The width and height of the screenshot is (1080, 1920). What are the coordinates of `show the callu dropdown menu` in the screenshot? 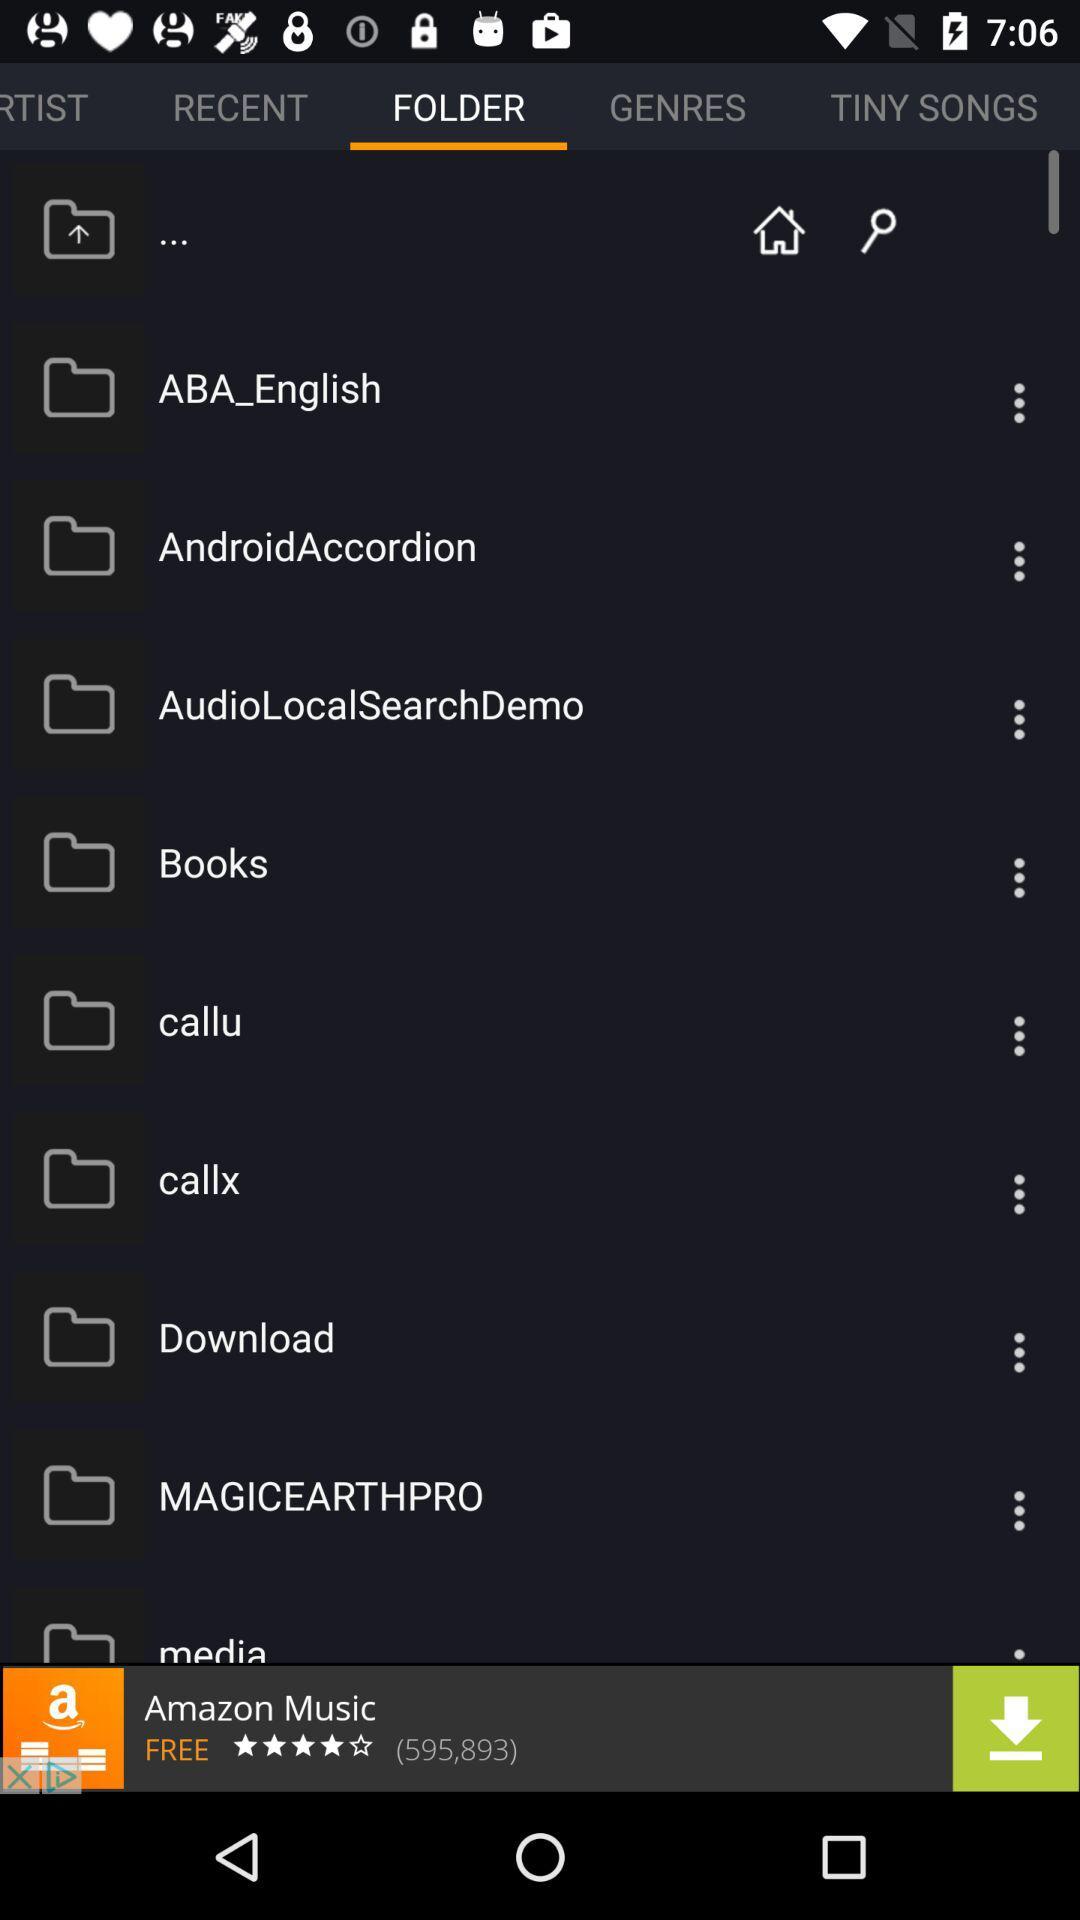 It's located at (978, 1020).